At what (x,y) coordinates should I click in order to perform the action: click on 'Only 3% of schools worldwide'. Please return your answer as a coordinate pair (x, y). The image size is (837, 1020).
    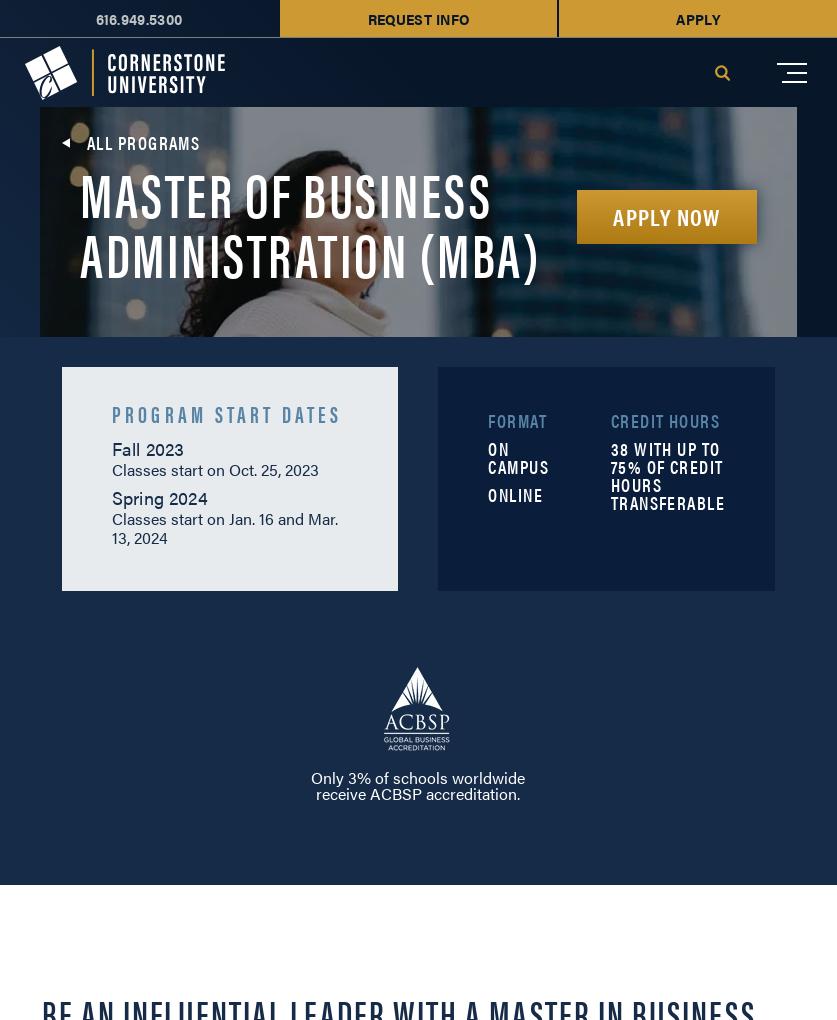
    Looking at the image, I should click on (417, 776).